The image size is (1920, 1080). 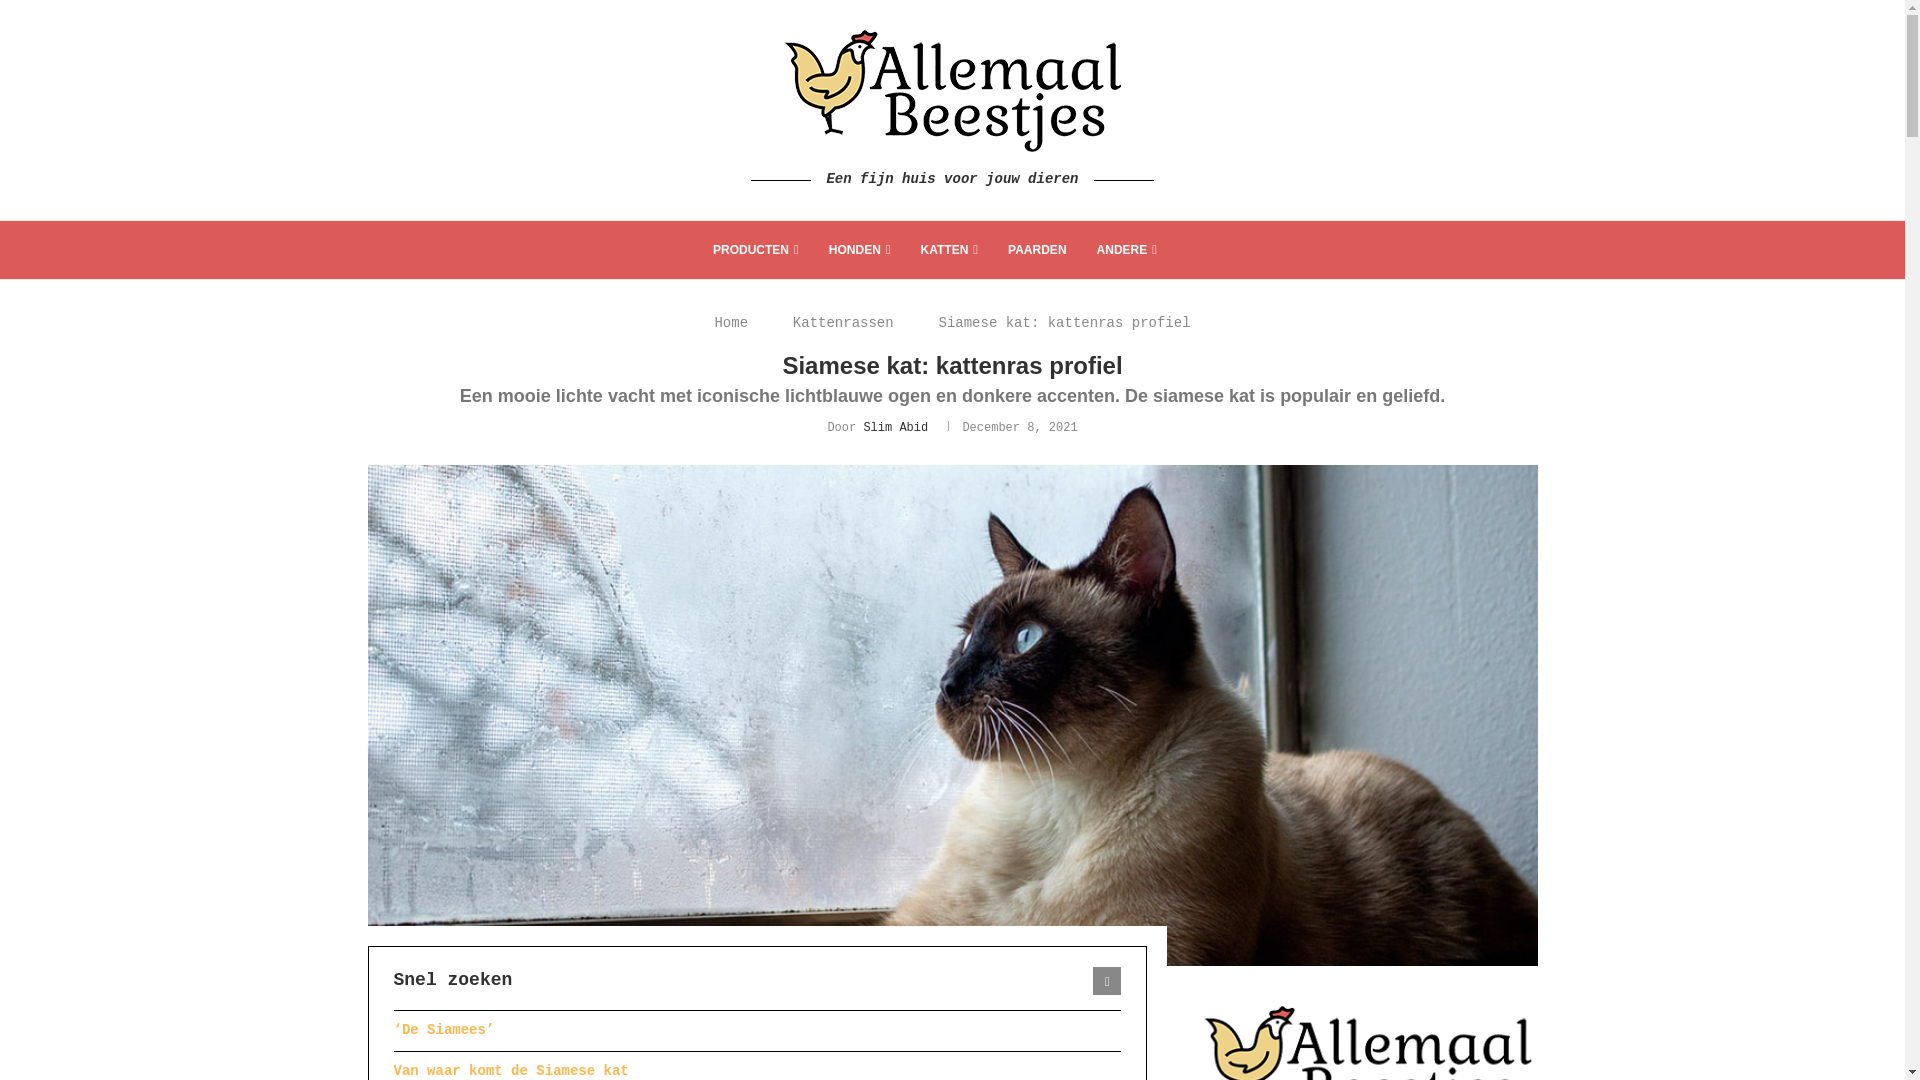 I want to click on 'Slim Abid', so click(x=894, y=427).